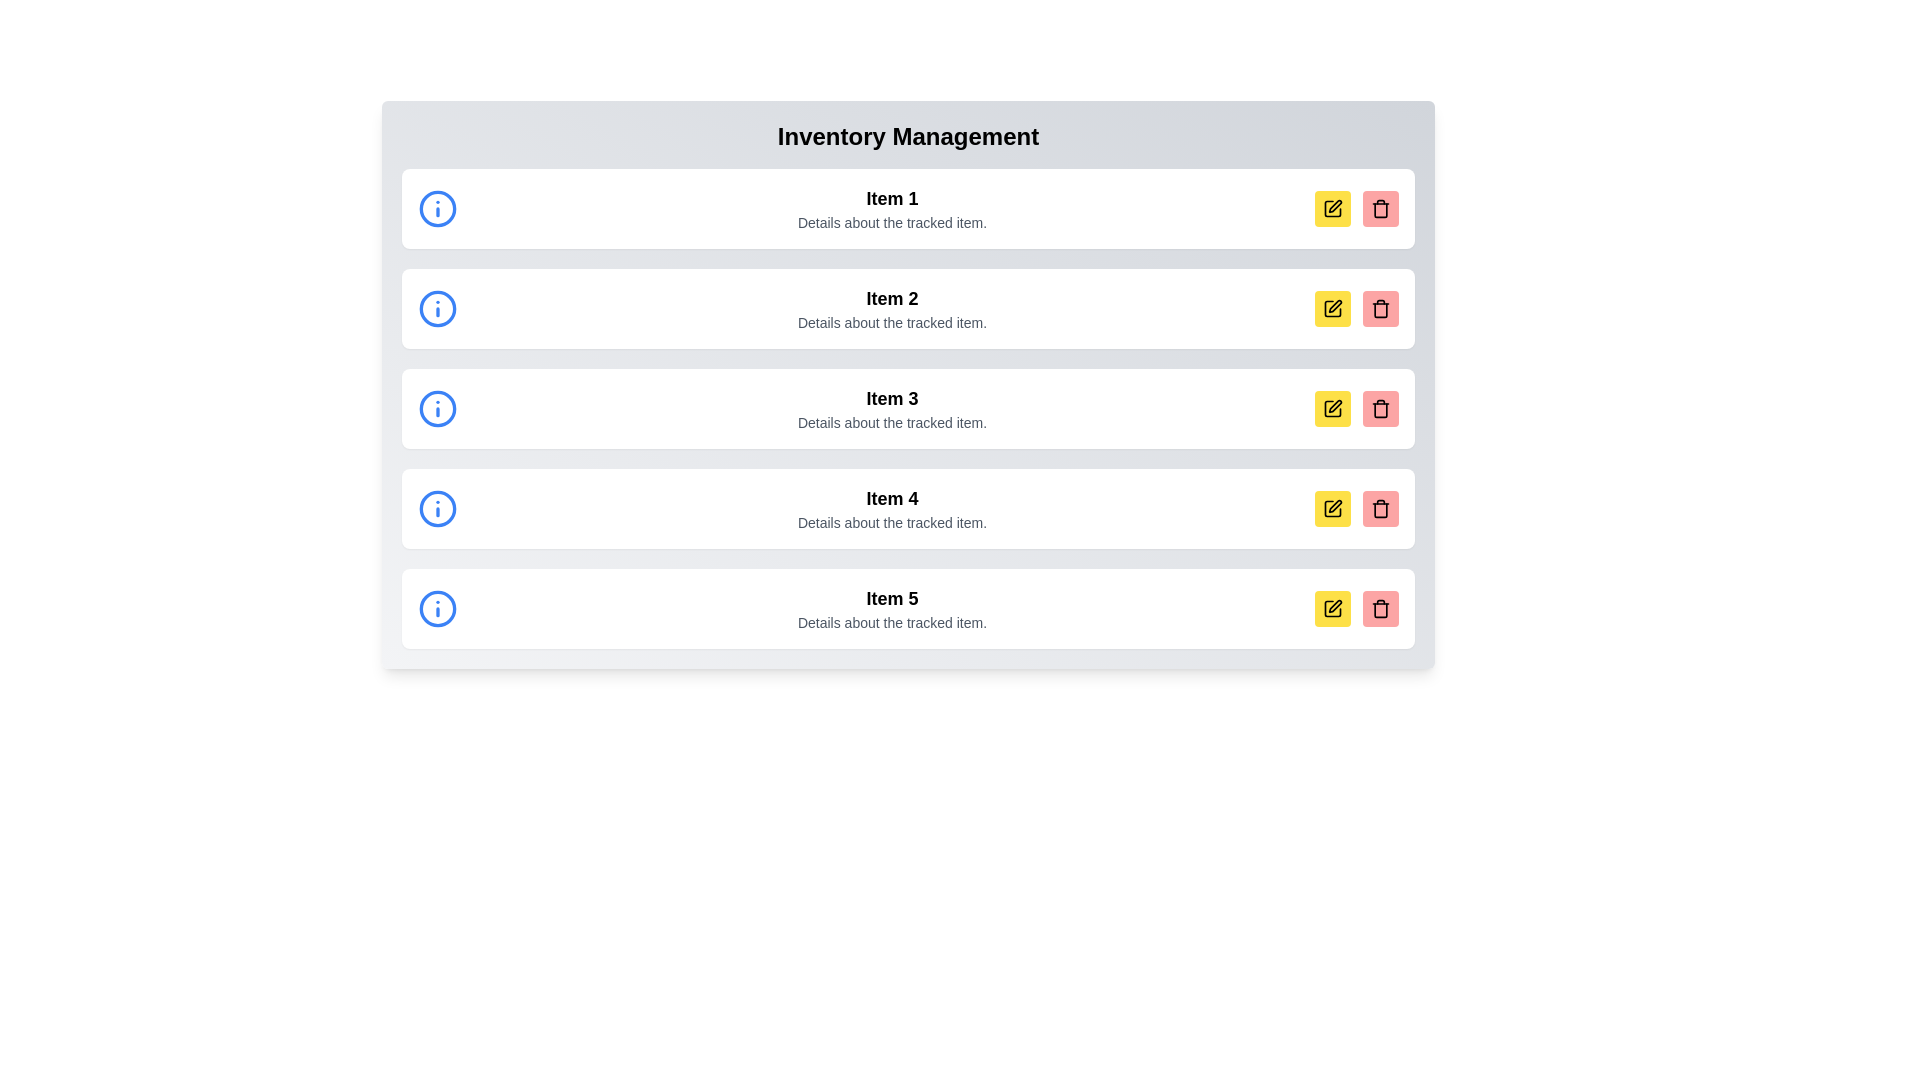 This screenshot has height=1080, width=1920. What do you see at coordinates (1380, 208) in the screenshot?
I see `the trash bin icon on the far-right side of the item's row in the 'Inventory Management' section` at bounding box center [1380, 208].